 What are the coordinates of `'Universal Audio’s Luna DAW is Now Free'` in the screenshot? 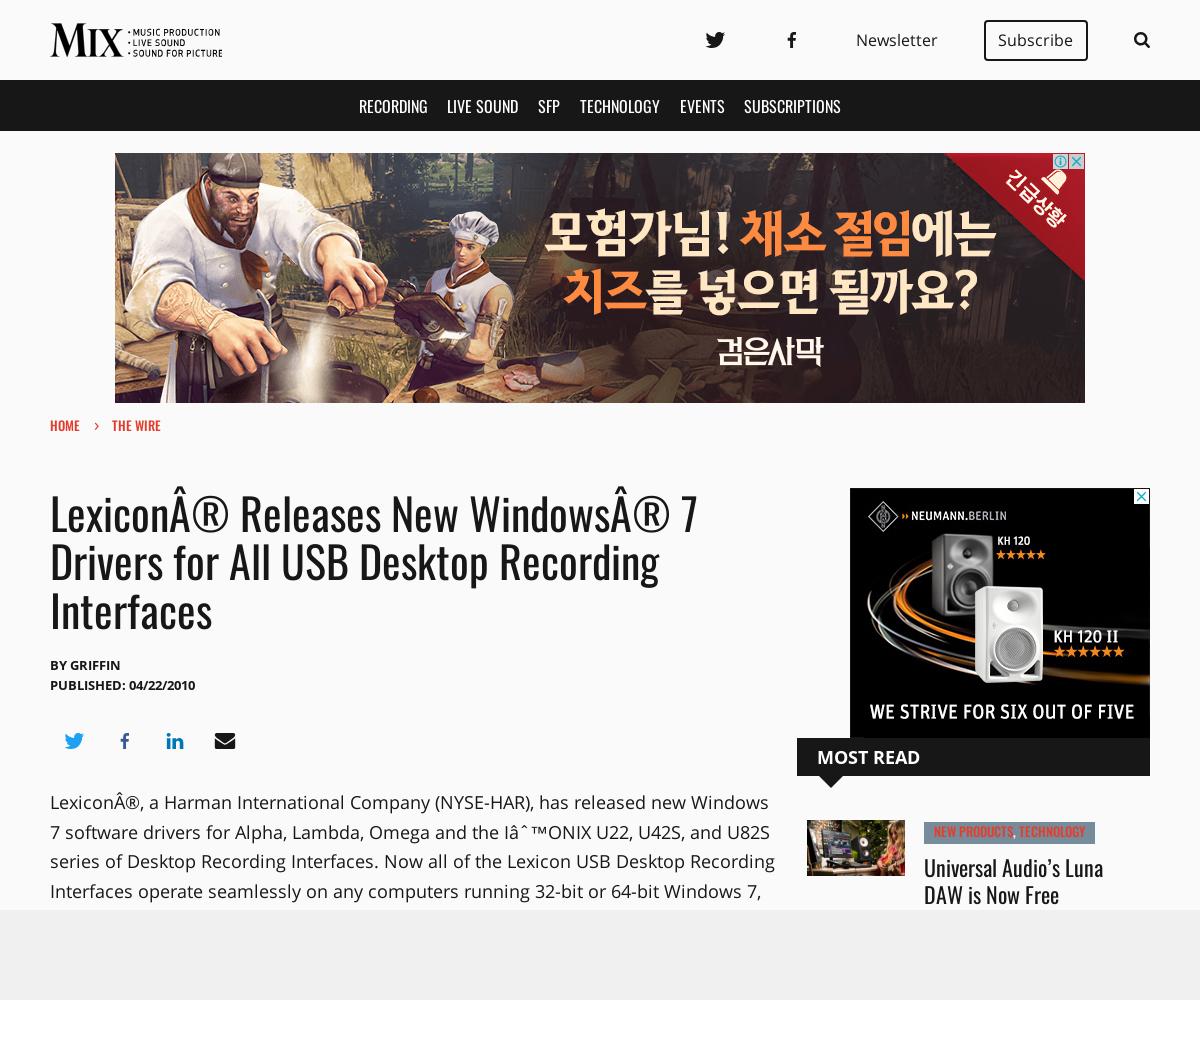 It's located at (1013, 880).